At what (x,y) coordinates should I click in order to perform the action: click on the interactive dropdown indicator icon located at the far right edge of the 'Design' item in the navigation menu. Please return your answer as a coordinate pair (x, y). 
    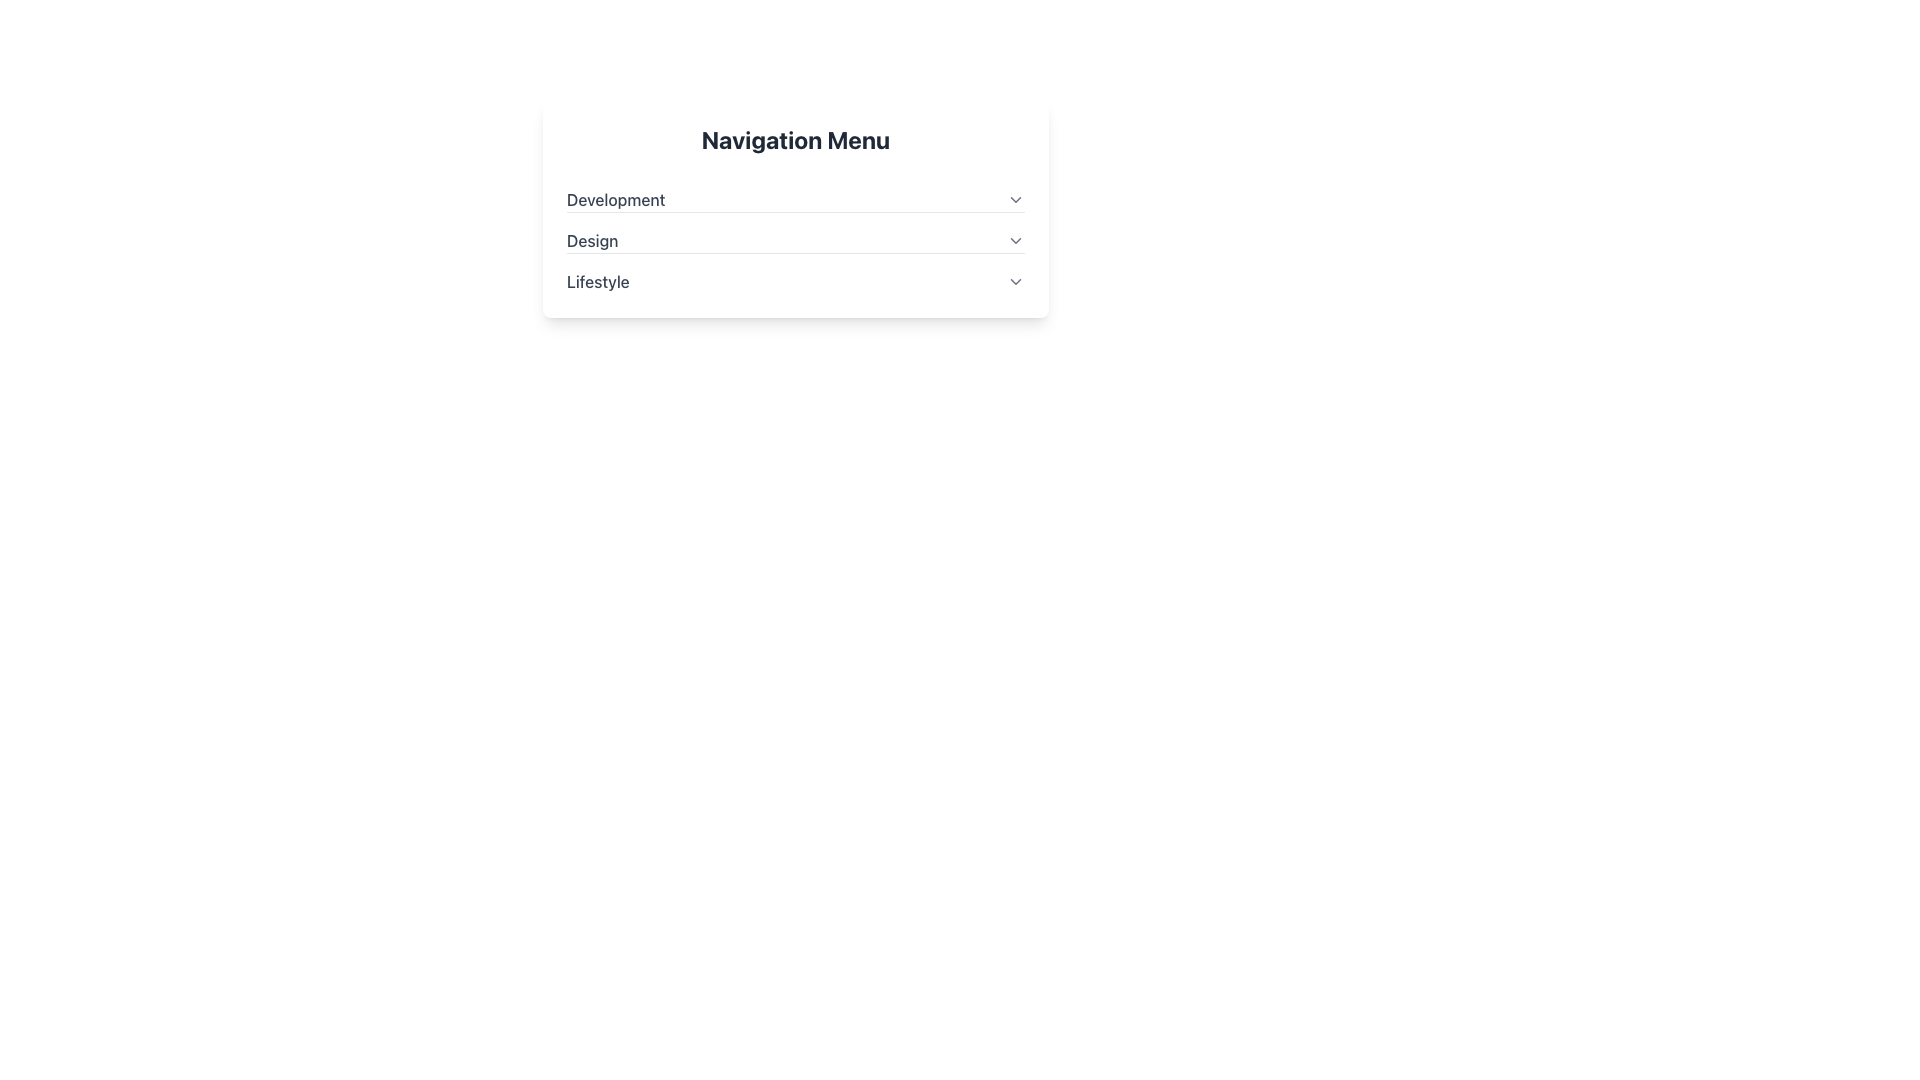
    Looking at the image, I should click on (1016, 239).